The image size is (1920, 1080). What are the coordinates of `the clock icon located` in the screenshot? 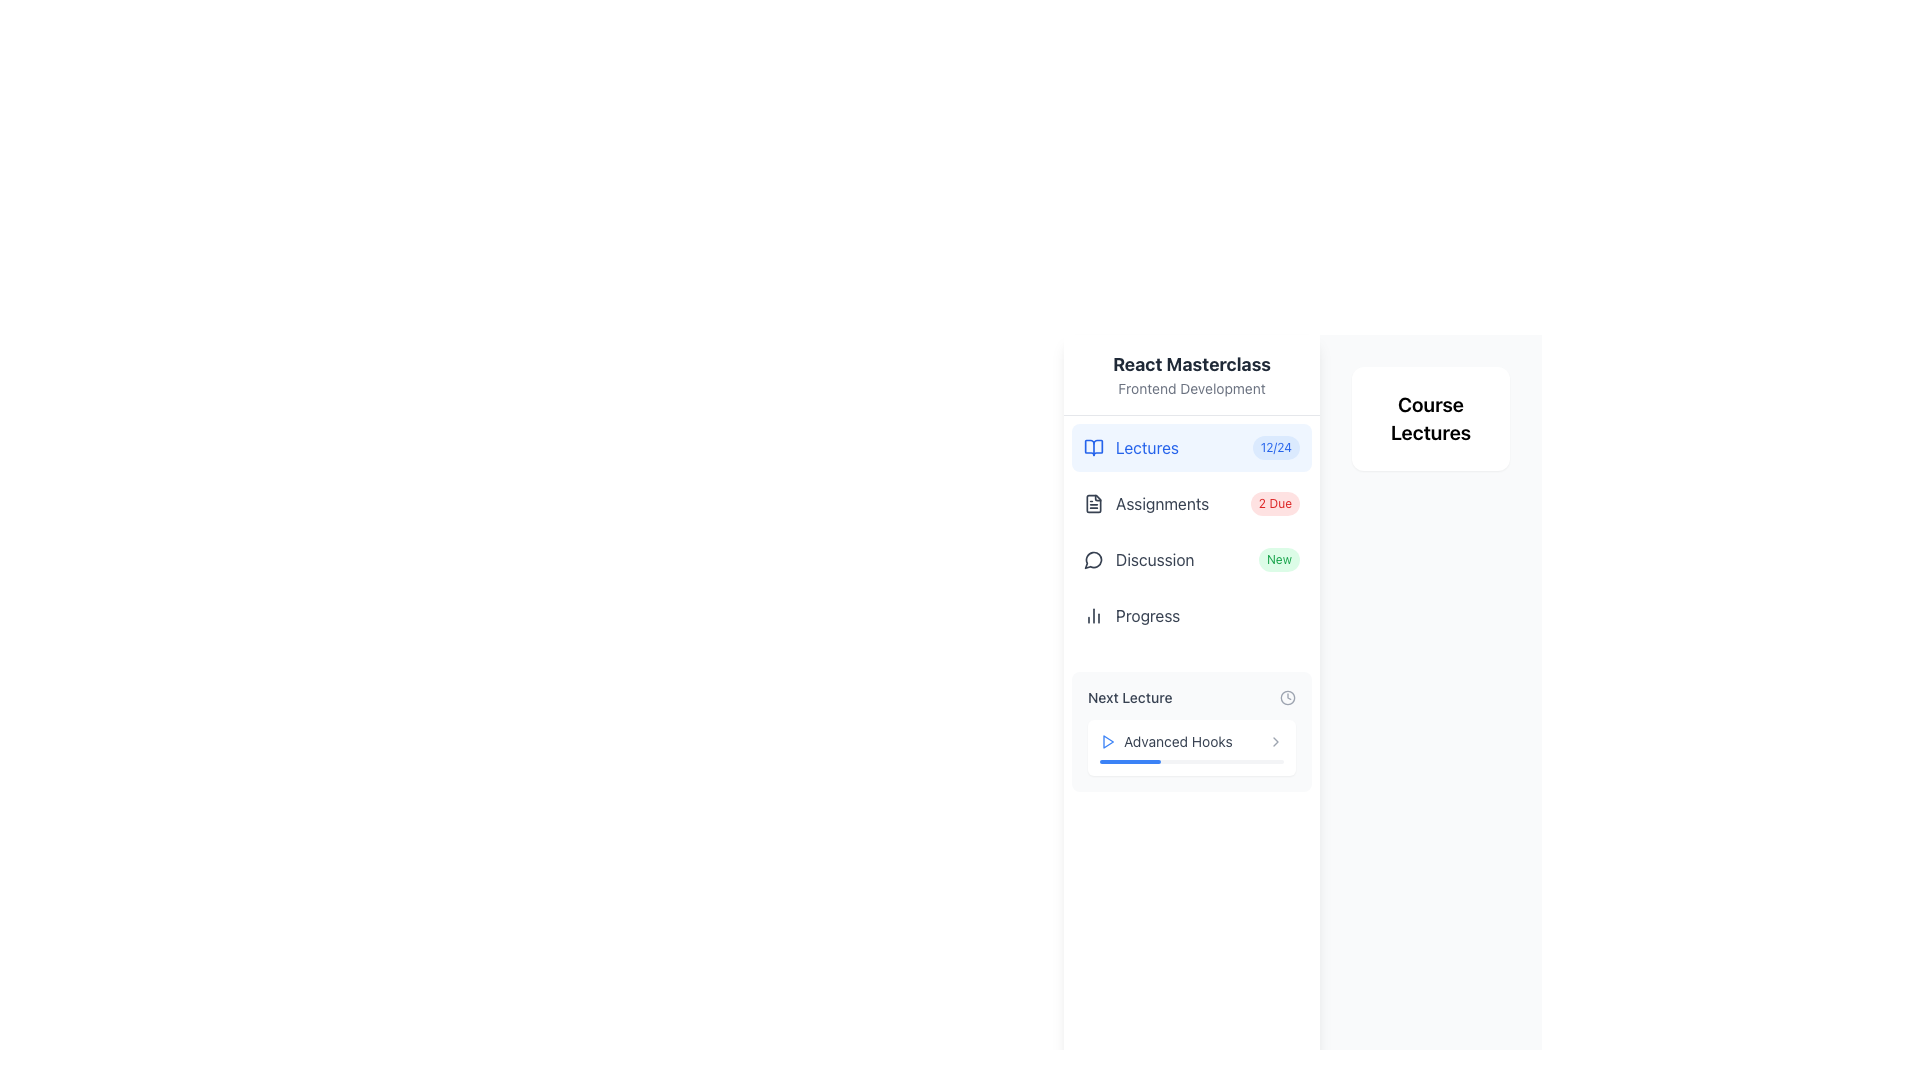 It's located at (1287, 697).